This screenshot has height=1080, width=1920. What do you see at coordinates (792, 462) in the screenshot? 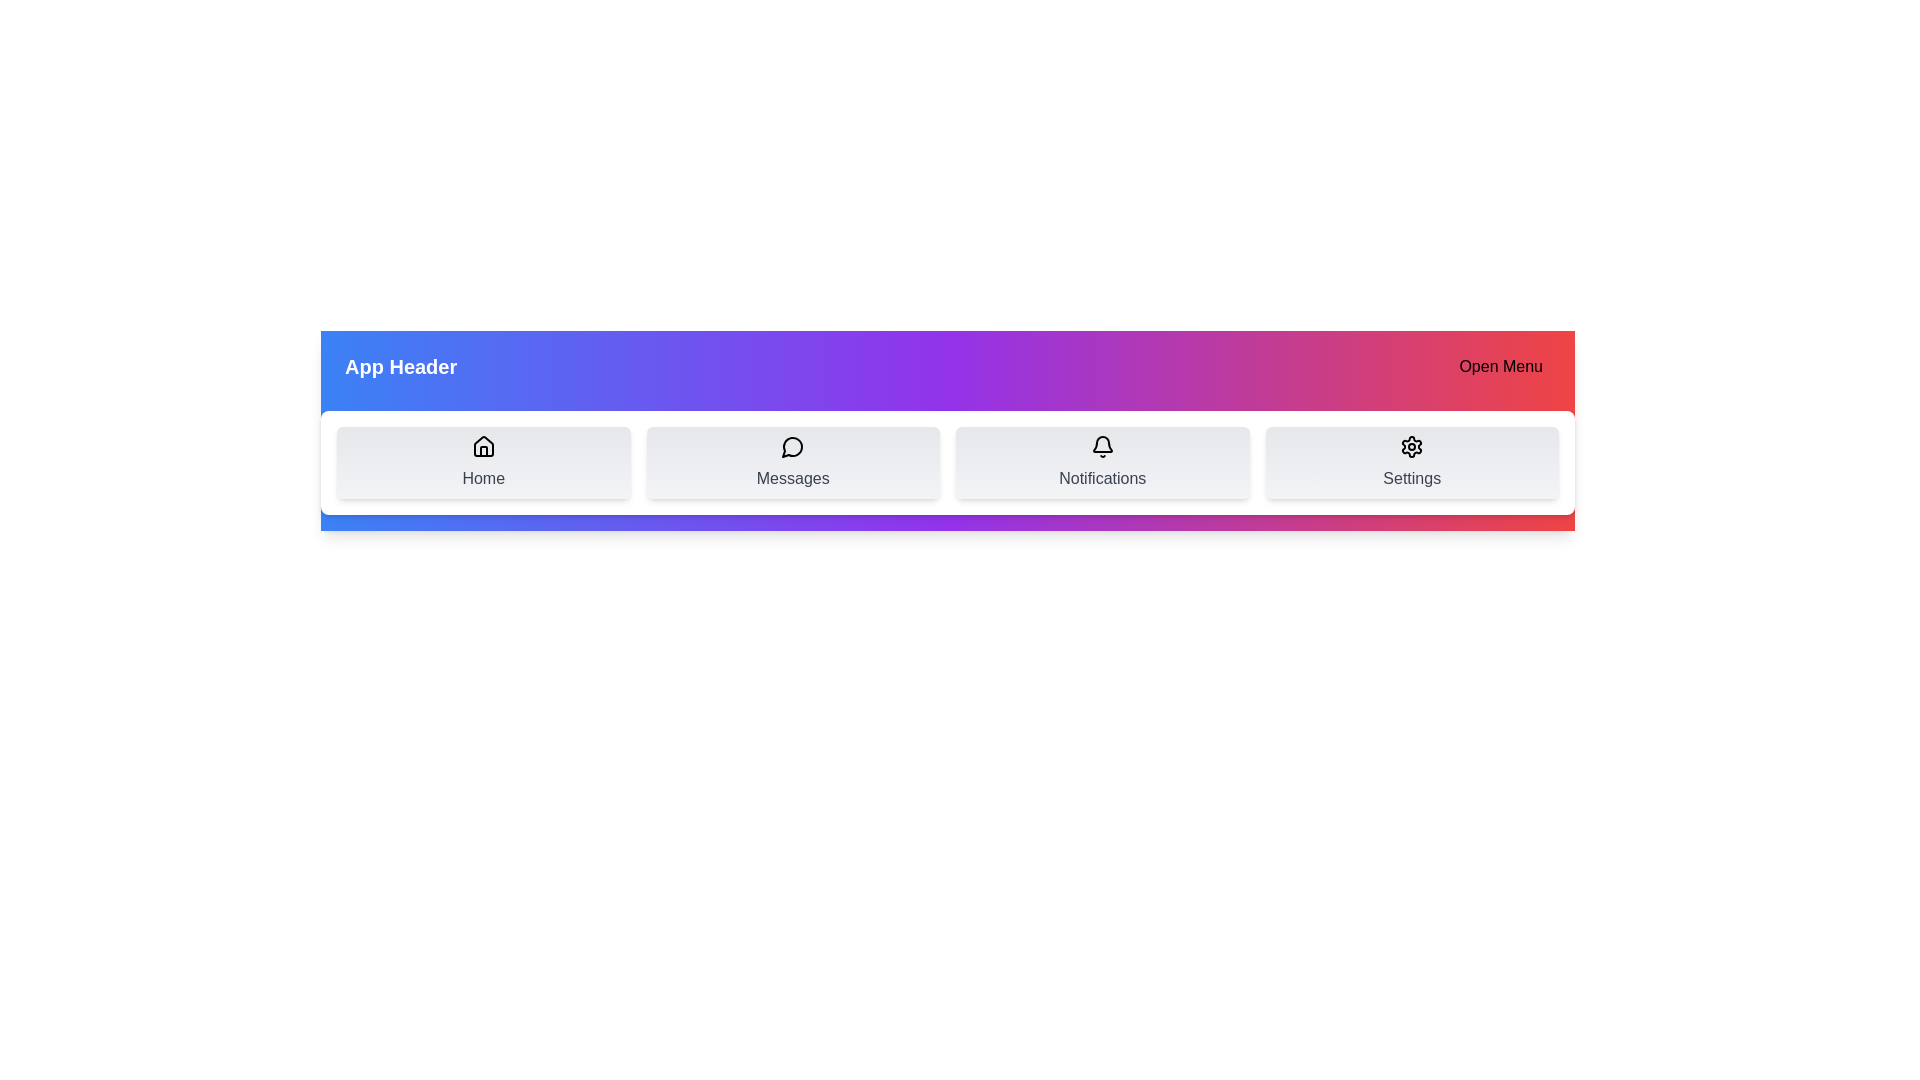
I see `the menu item Messages by clicking on it` at bounding box center [792, 462].